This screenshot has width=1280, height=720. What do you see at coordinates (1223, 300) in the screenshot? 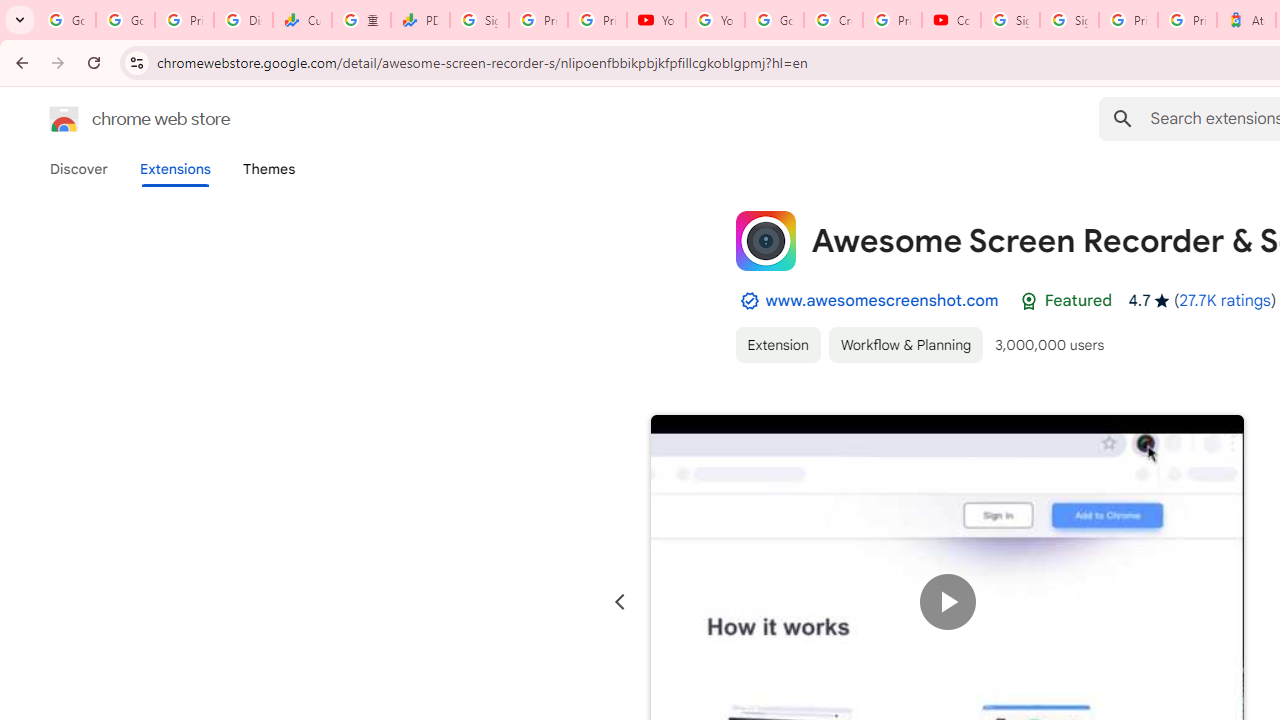
I see `'27.7K ratings'` at bounding box center [1223, 300].